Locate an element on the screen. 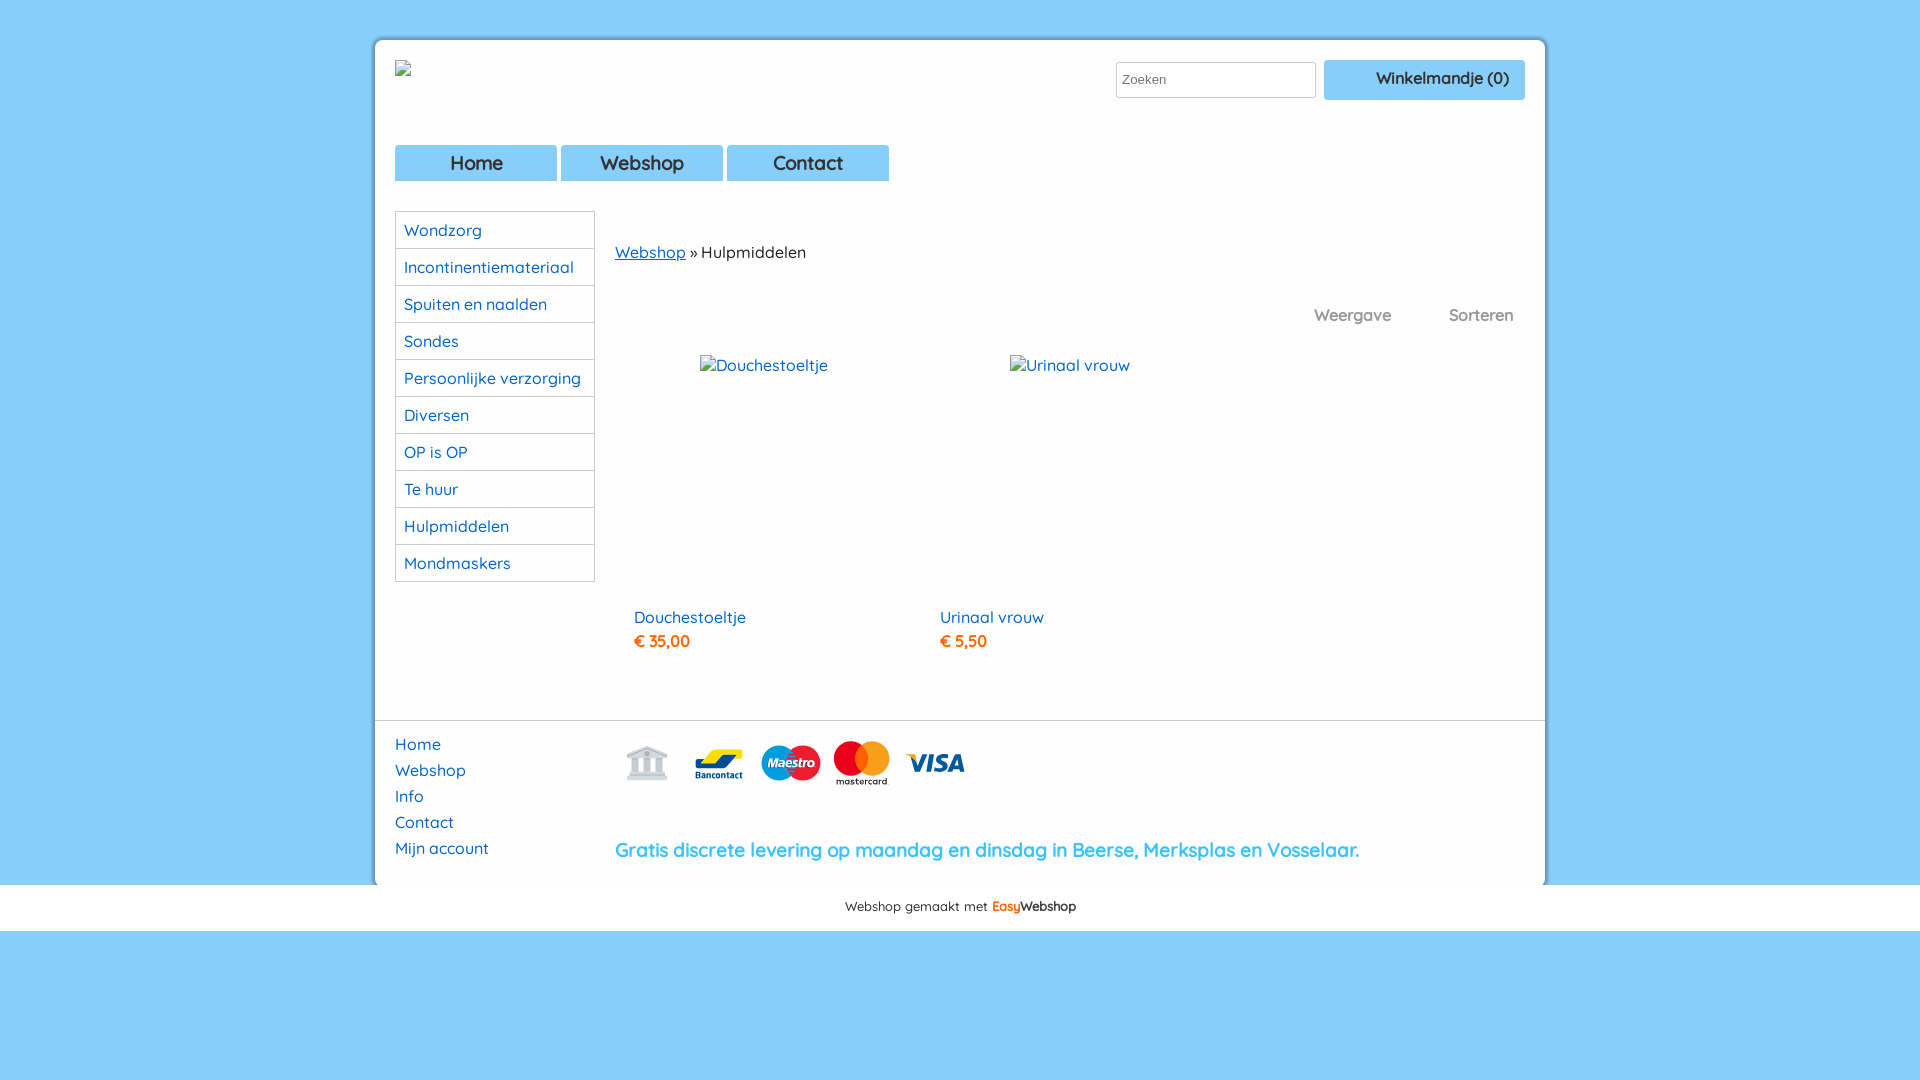 The image size is (1920, 1080). 'Spuiten en naalden' is located at coordinates (494, 304).